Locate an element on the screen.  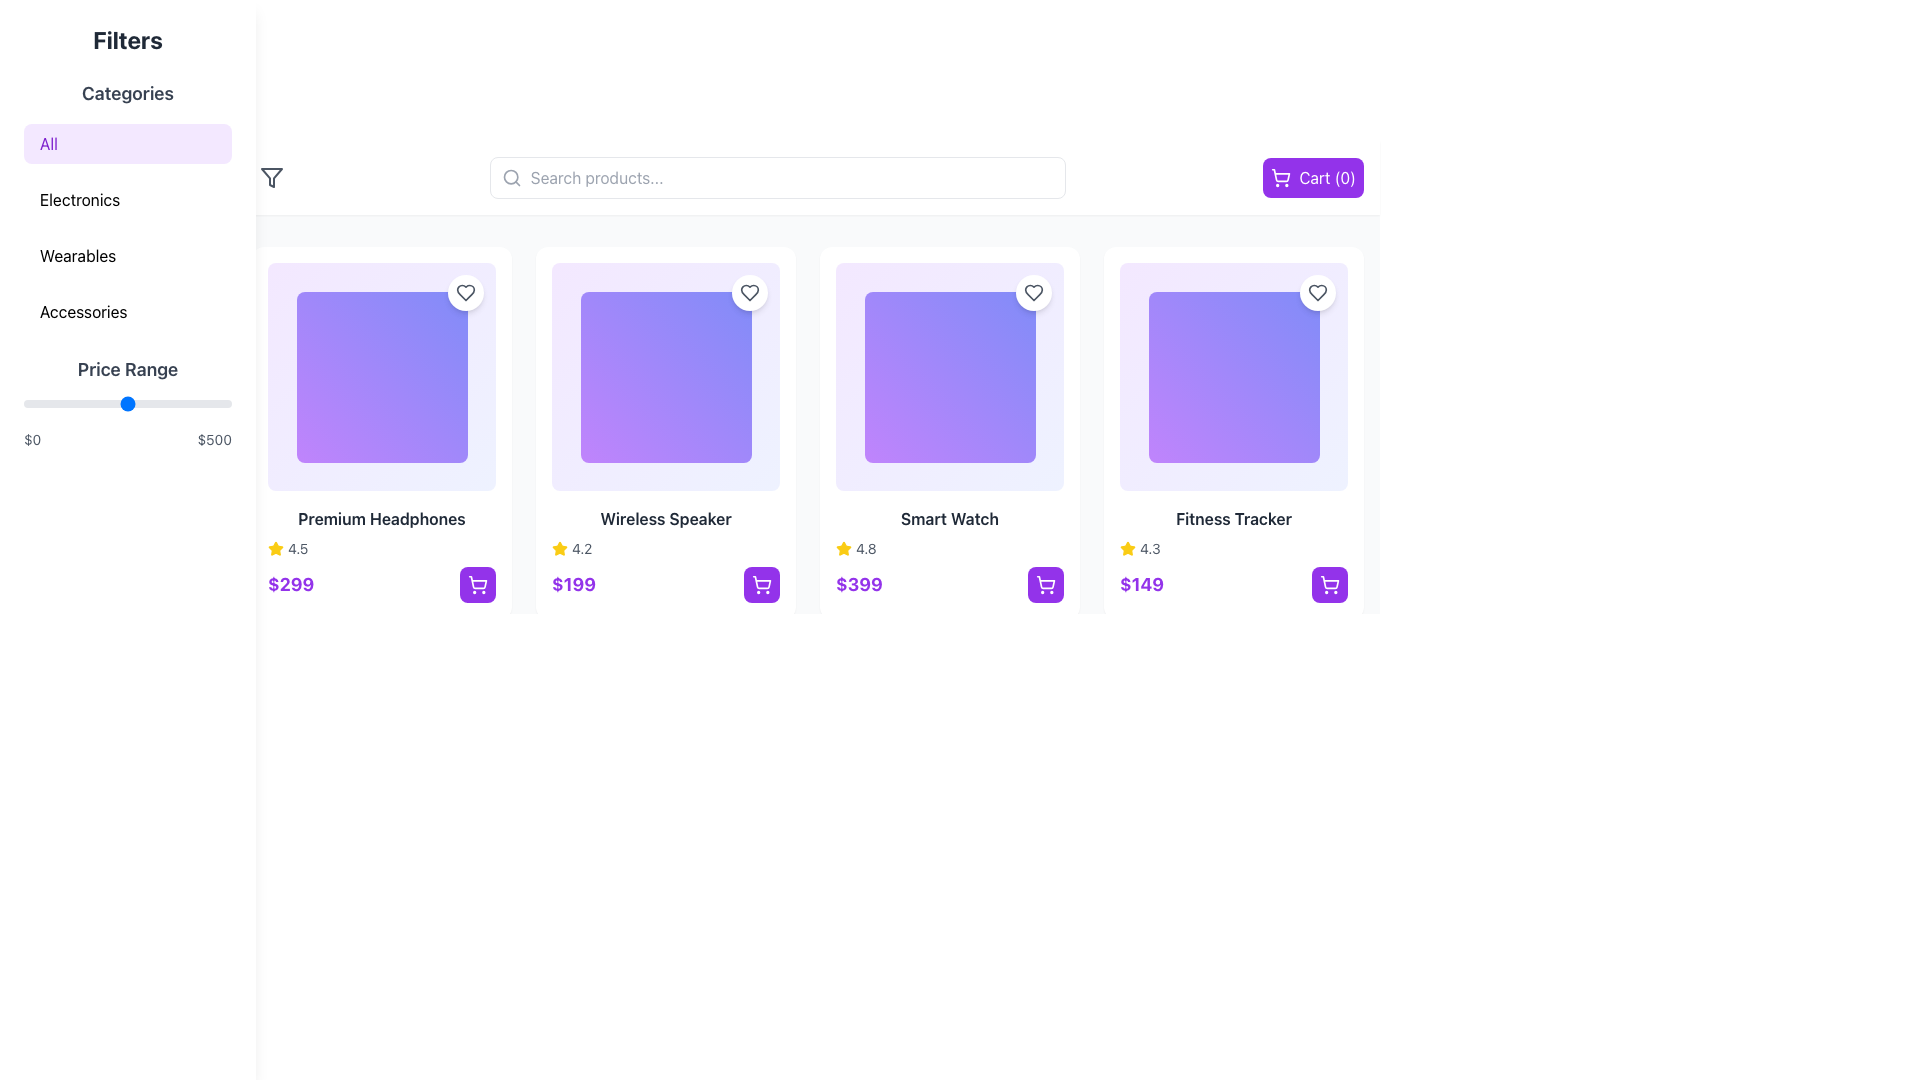
the price range slider is located at coordinates (87, 404).